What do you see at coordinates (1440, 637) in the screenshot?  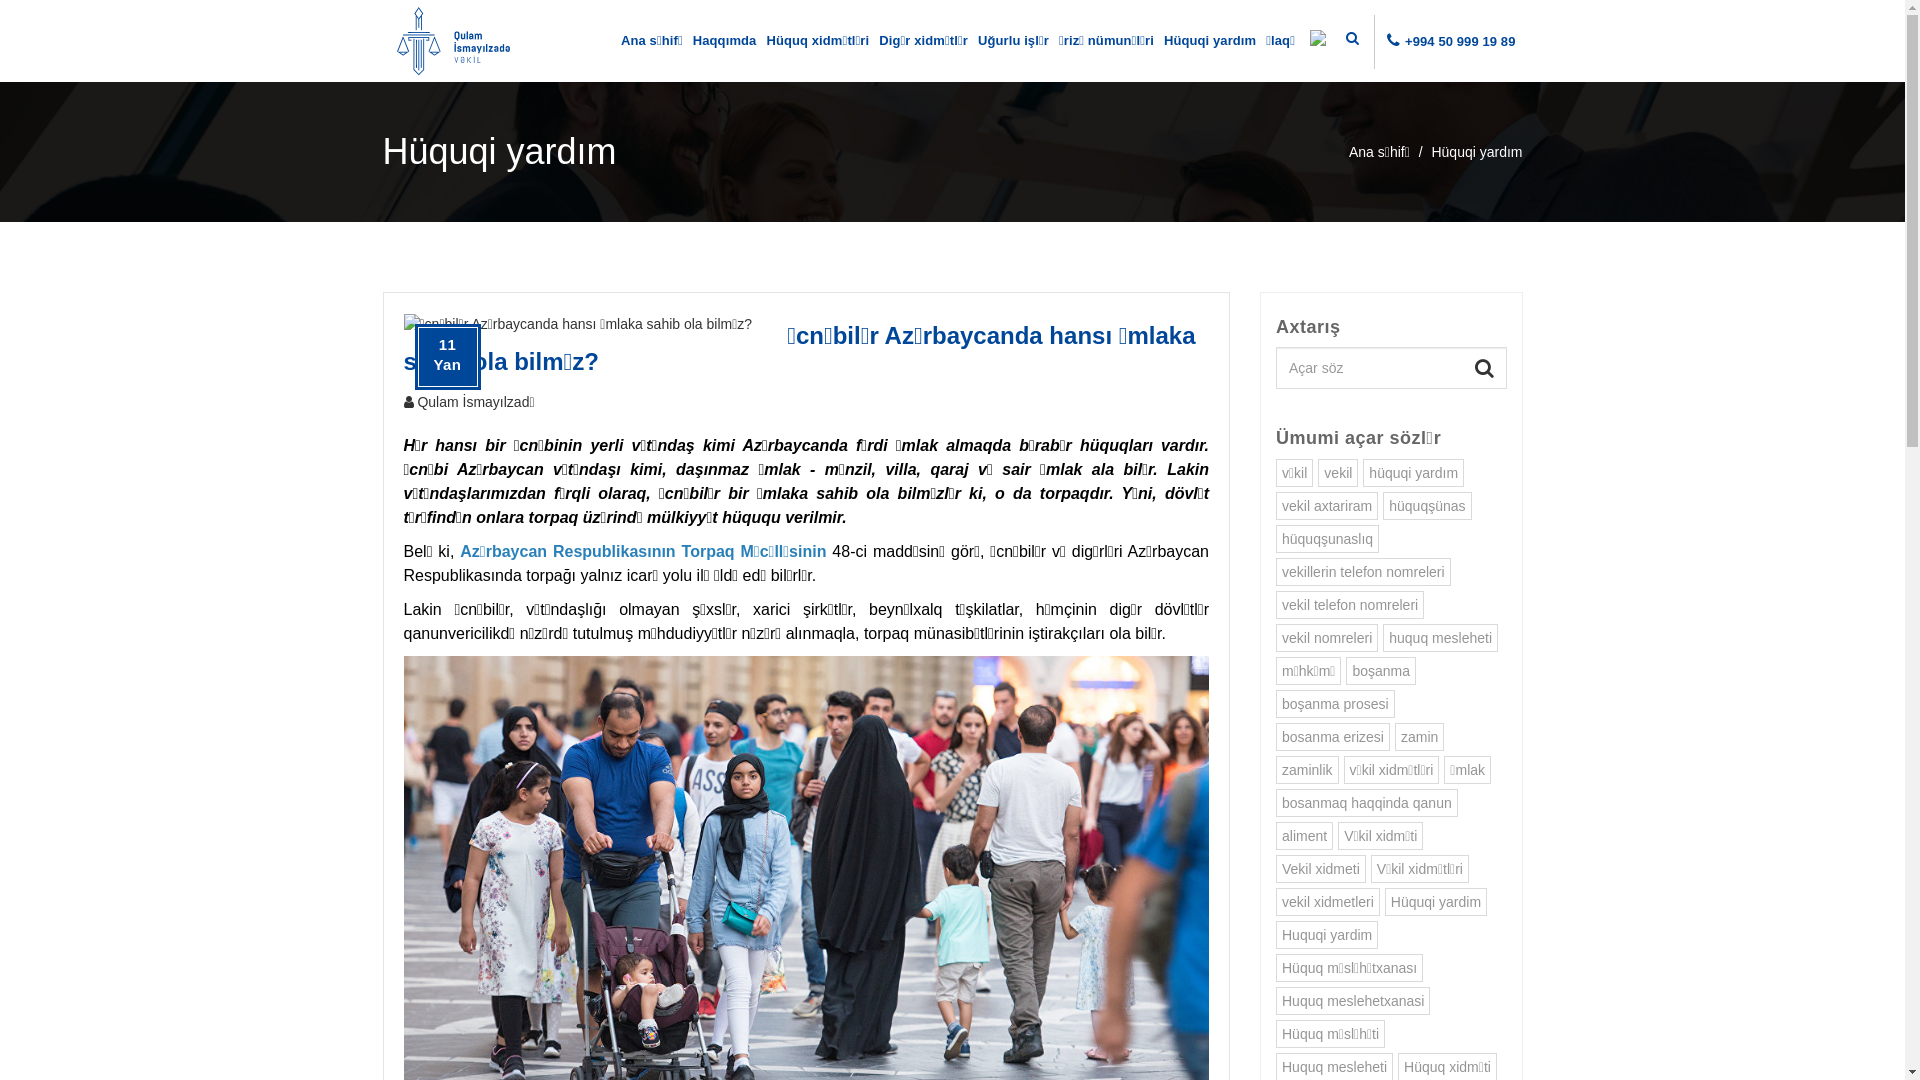 I see `'huquq mesleheti'` at bounding box center [1440, 637].